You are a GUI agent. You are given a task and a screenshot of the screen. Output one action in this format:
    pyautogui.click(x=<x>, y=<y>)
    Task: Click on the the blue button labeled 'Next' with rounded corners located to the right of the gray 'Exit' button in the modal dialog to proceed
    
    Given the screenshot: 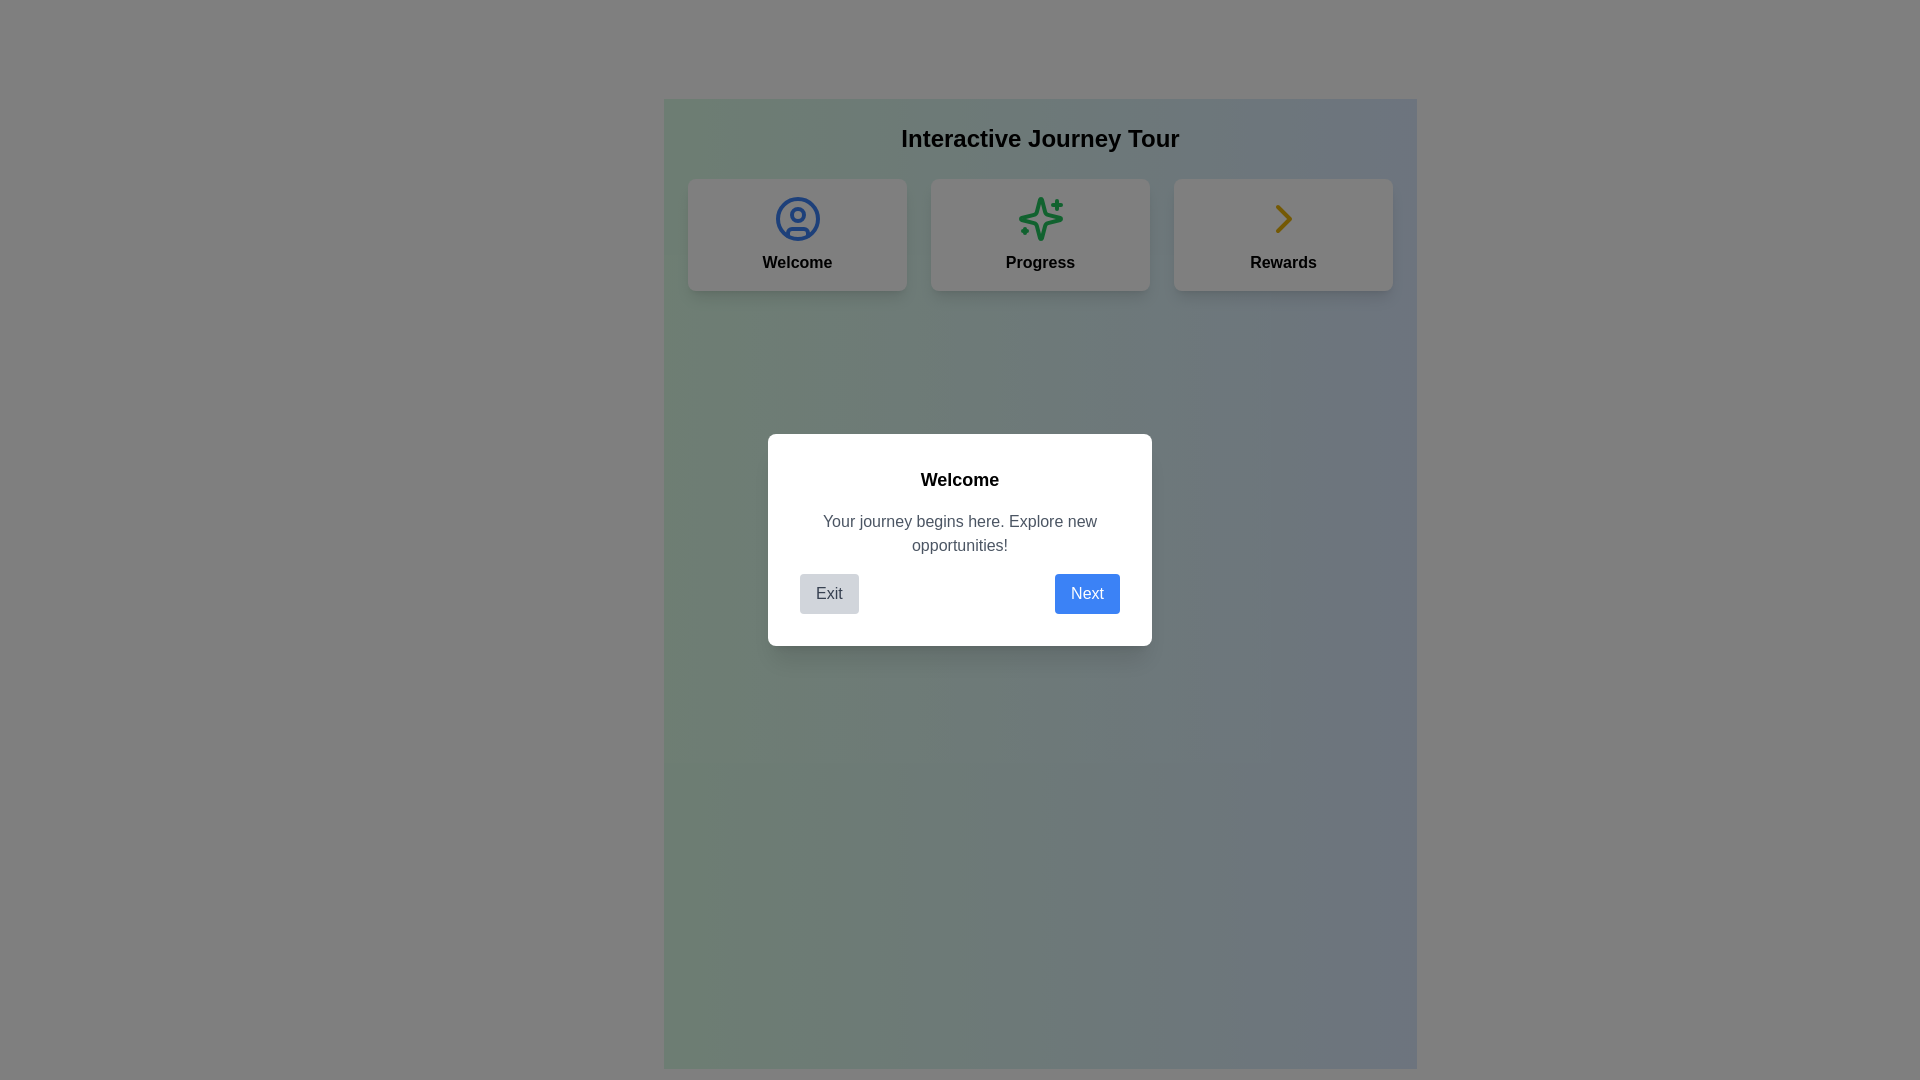 What is the action you would take?
    pyautogui.click(x=1086, y=593)
    